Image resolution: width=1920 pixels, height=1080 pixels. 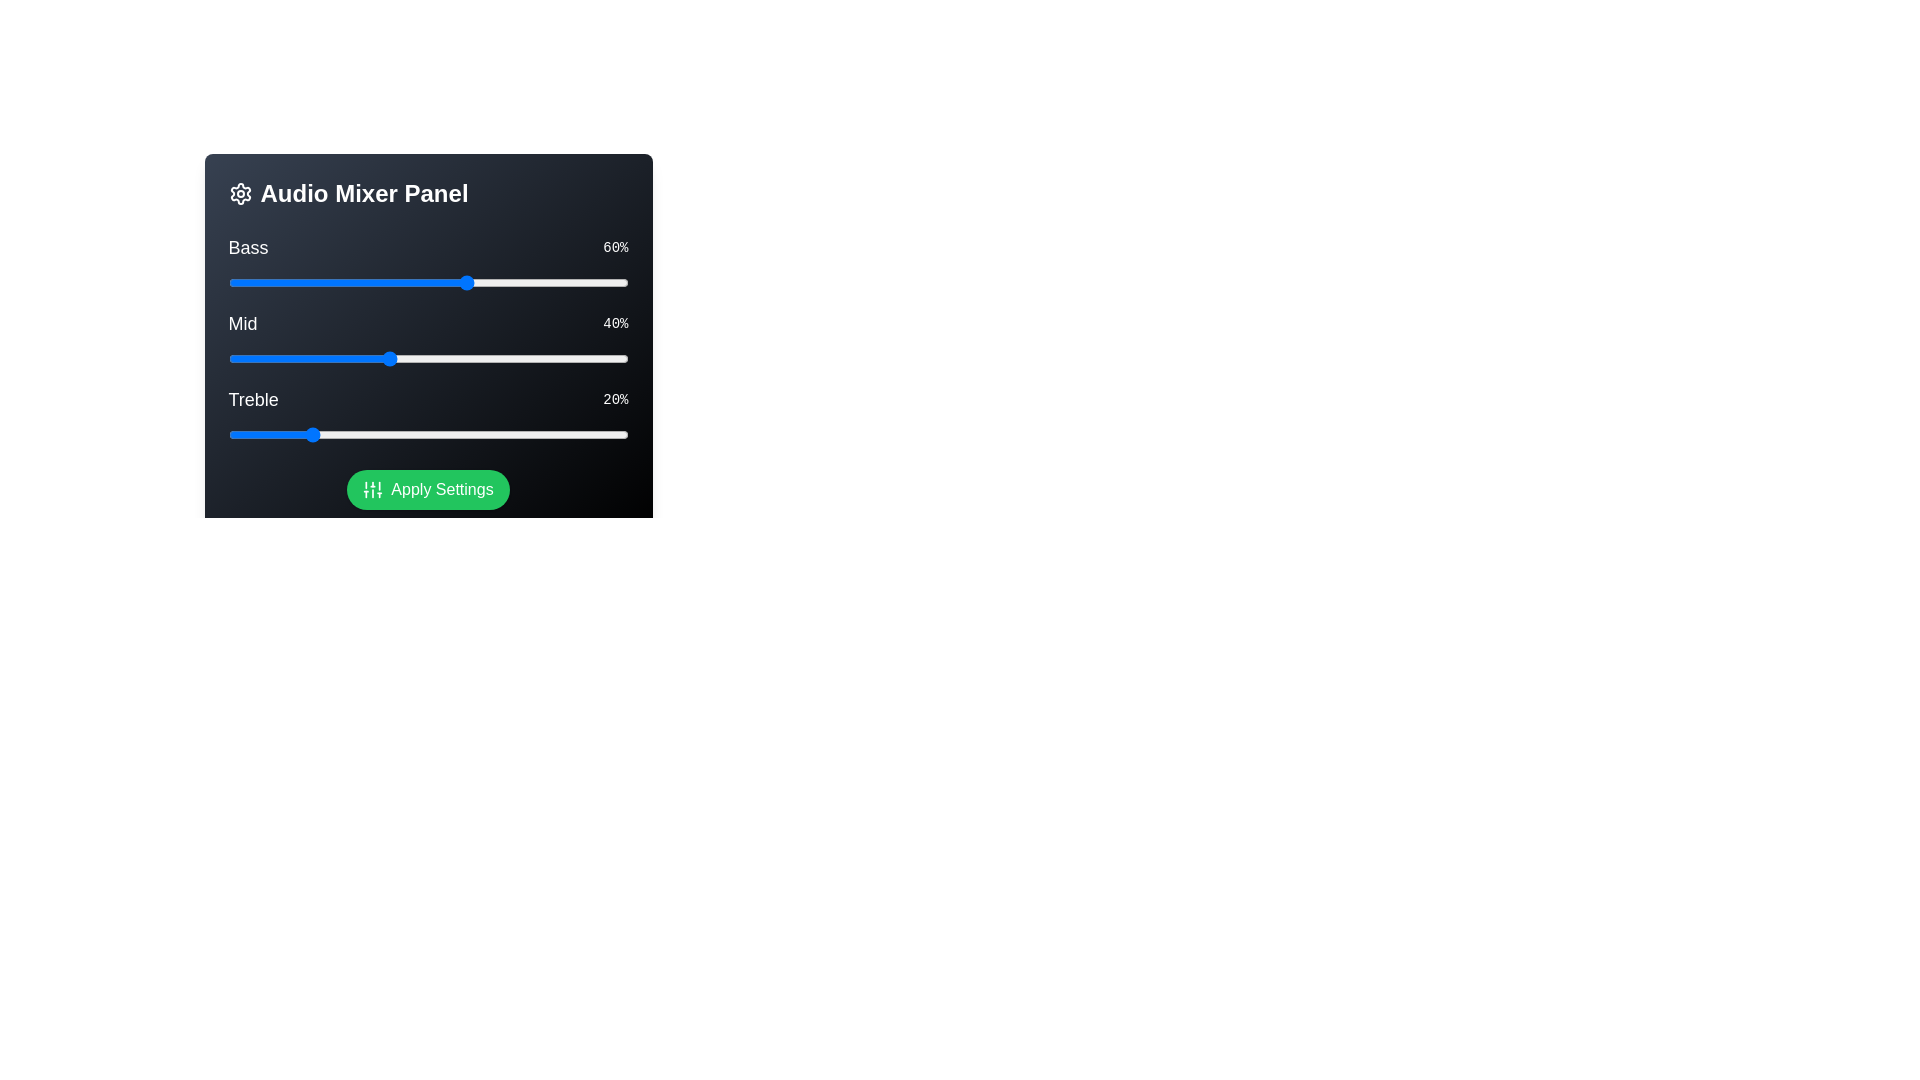 What do you see at coordinates (315, 357) in the screenshot?
I see `the 'Mid' slider to 22%` at bounding box center [315, 357].